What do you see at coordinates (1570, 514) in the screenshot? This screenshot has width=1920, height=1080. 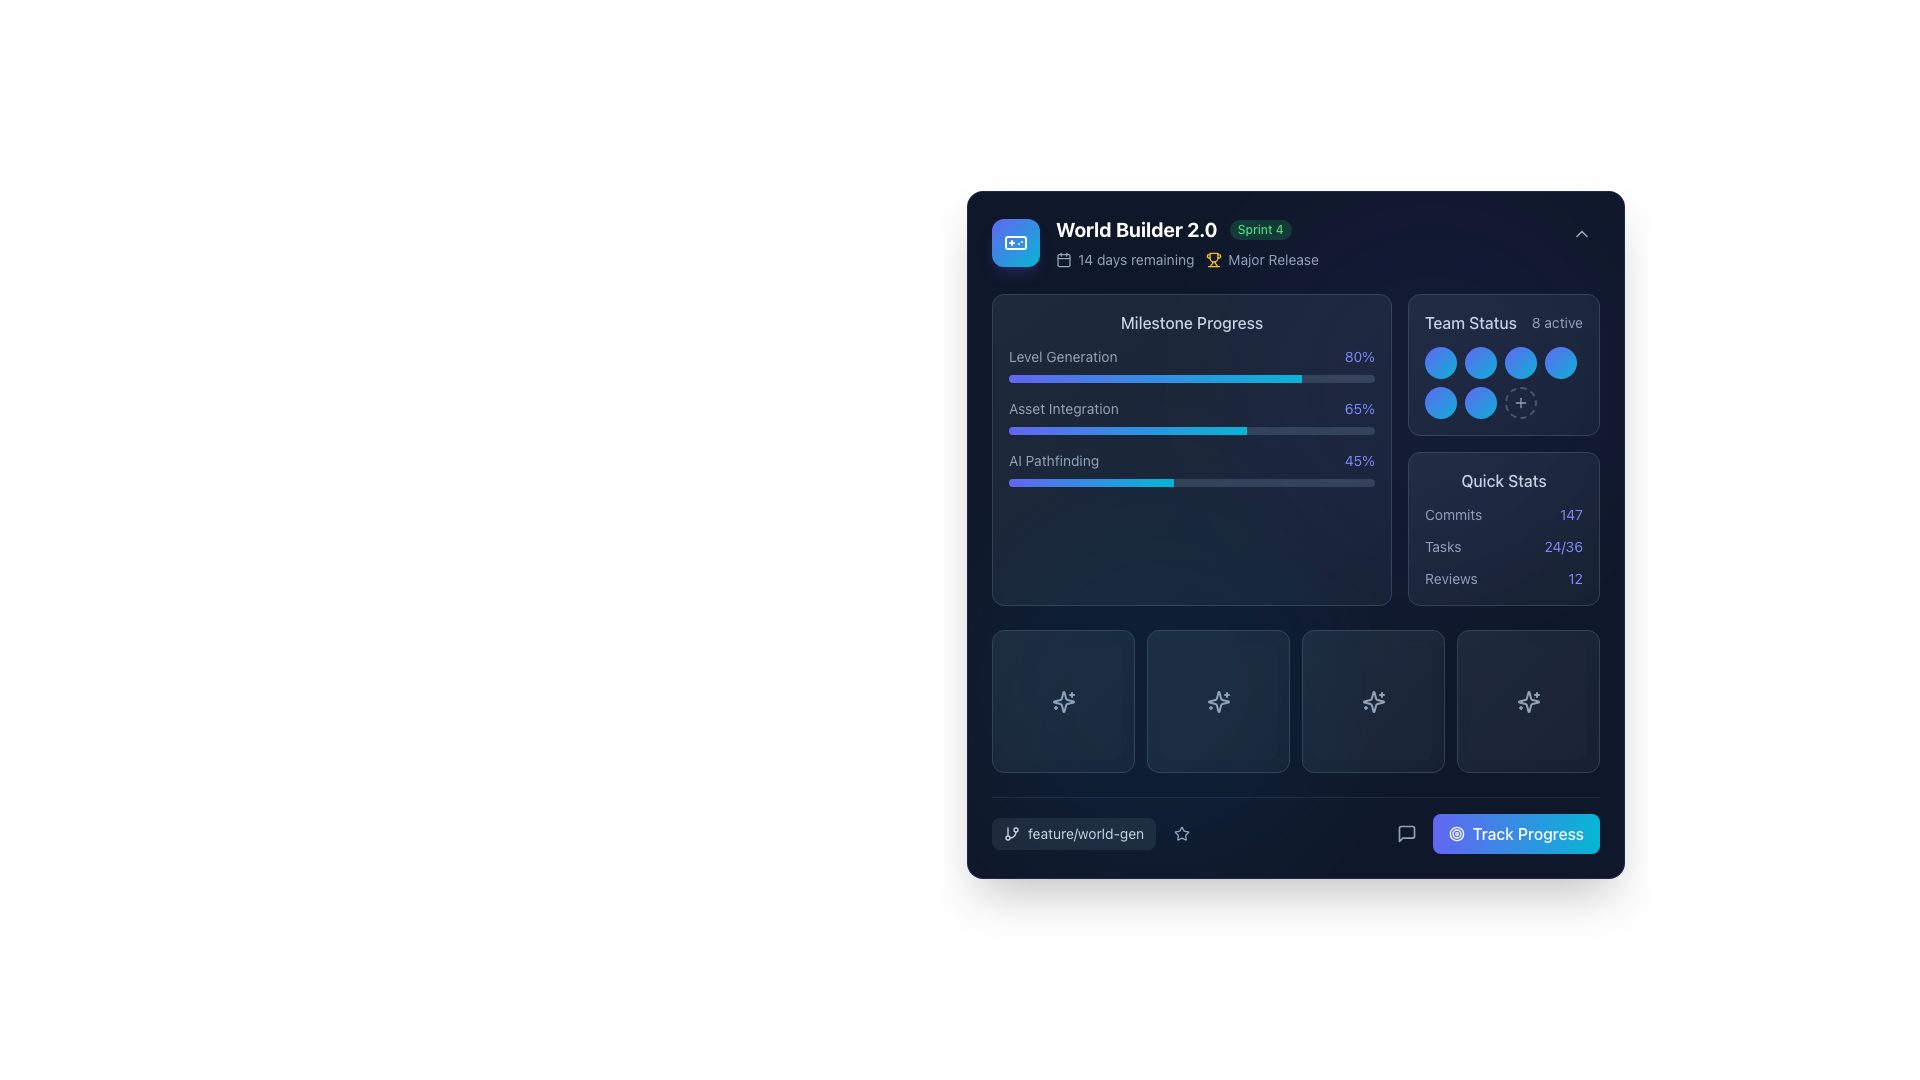 I see `the static text displaying the numeric value '147' in purple, part of the 'Quick Stats' card in the lower right section of the interface` at bounding box center [1570, 514].